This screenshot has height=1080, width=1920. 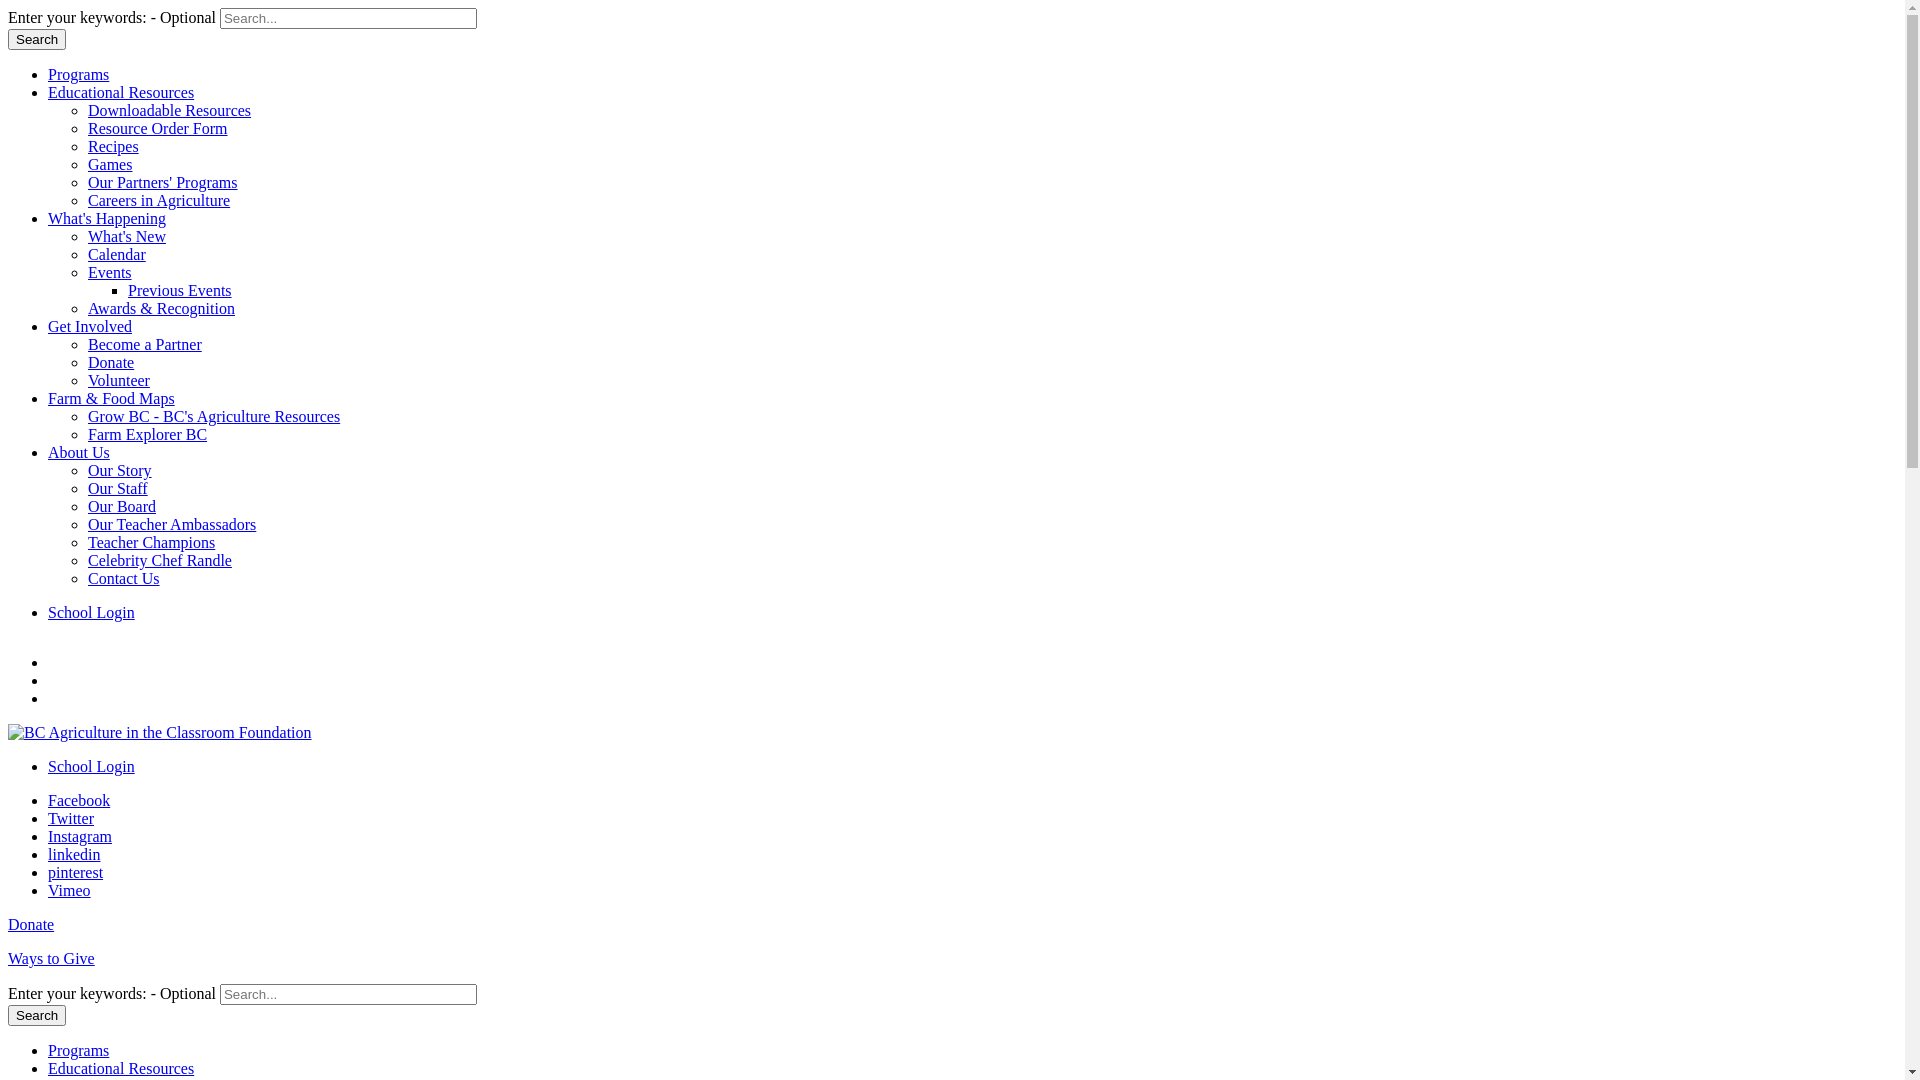 I want to click on 'Our Story', so click(x=119, y=470).